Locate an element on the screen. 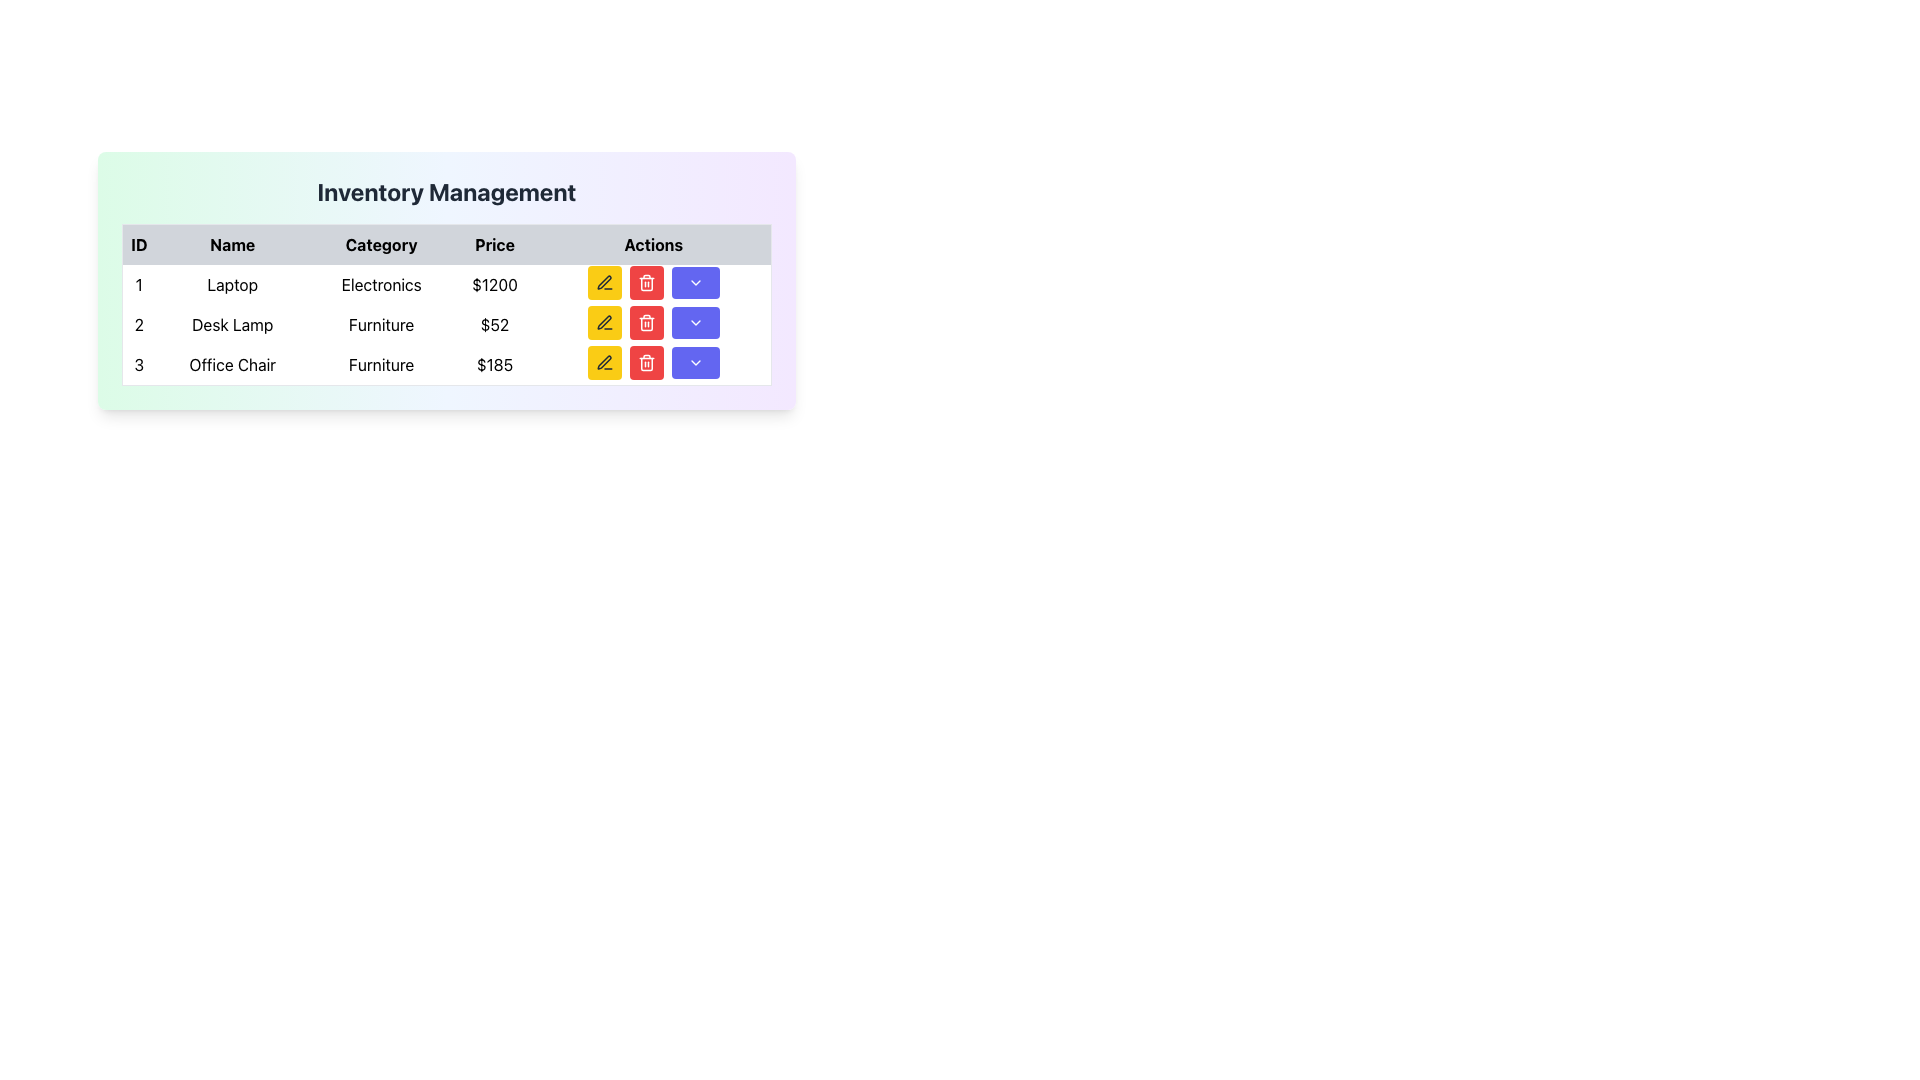 The image size is (1920, 1080). the delete button in the 'Actions' column is located at coordinates (646, 322).